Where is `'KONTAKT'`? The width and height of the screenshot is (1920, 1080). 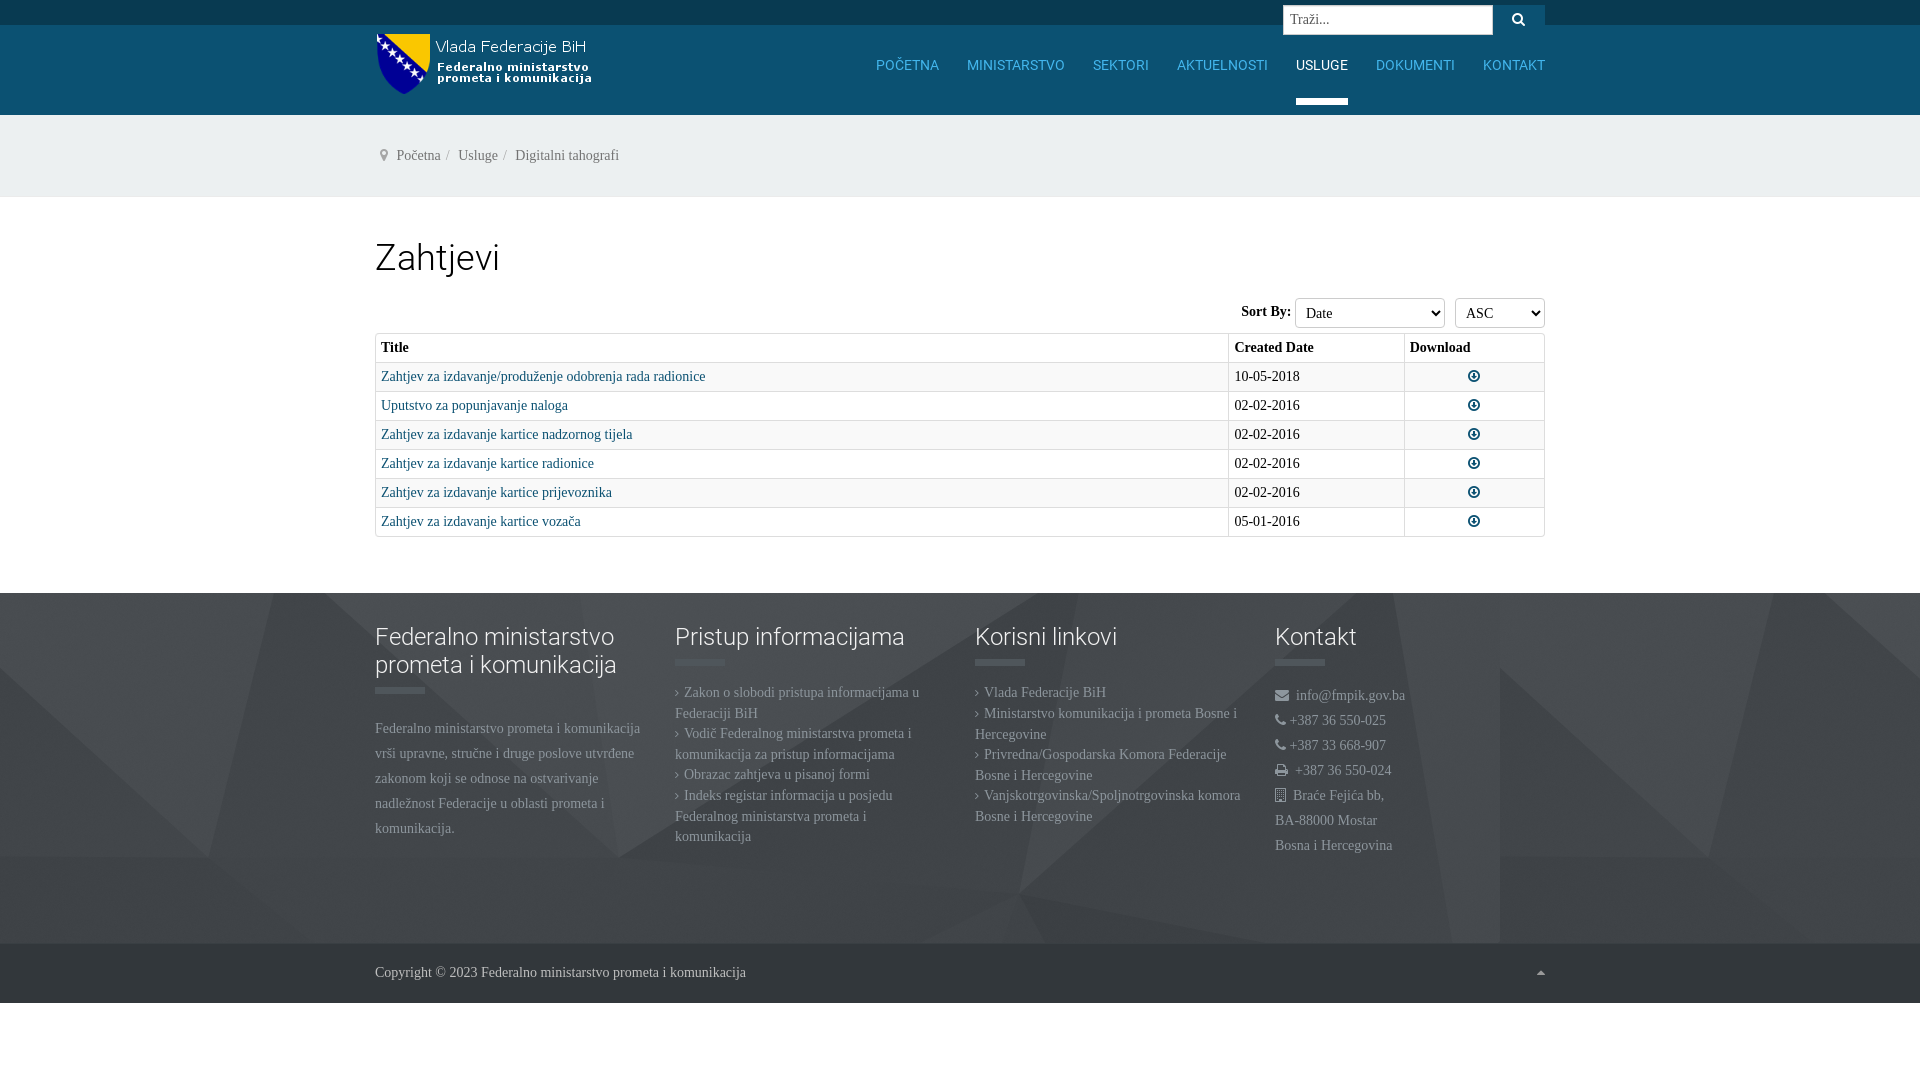 'KONTAKT' is located at coordinates (1483, 64).